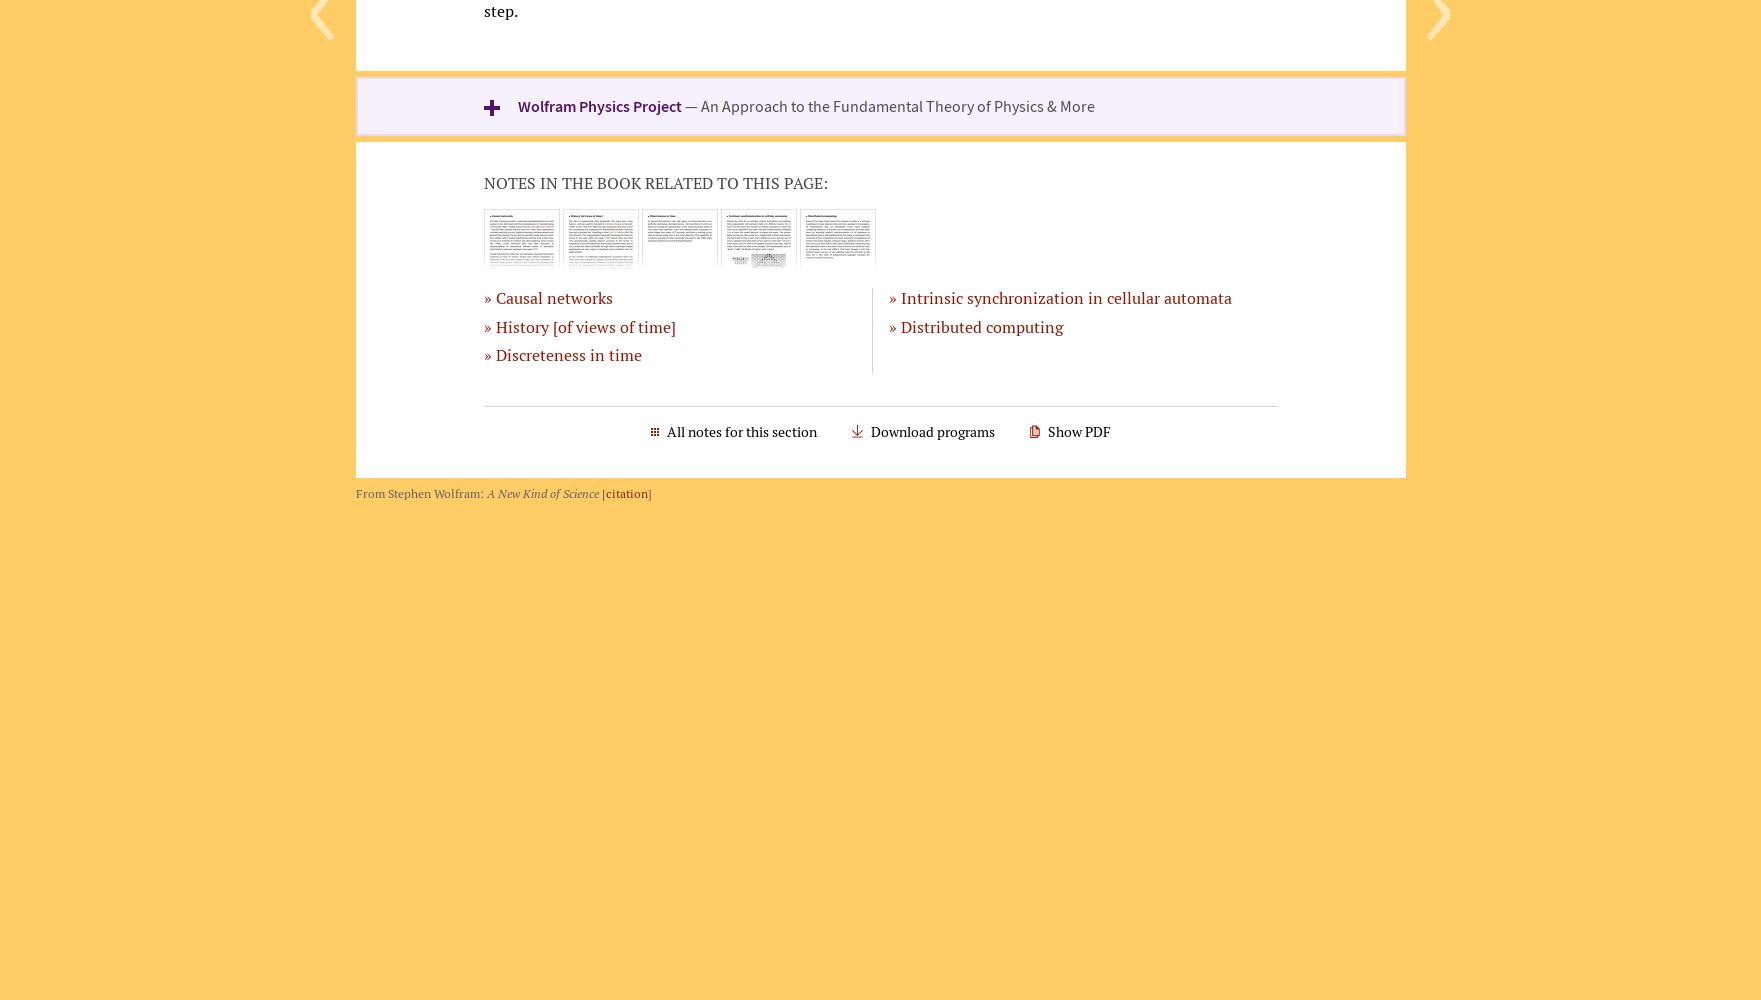 This screenshot has width=1761, height=1000. What do you see at coordinates (980, 325) in the screenshot?
I see `'Distributed computing'` at bounding box center [980, 325].